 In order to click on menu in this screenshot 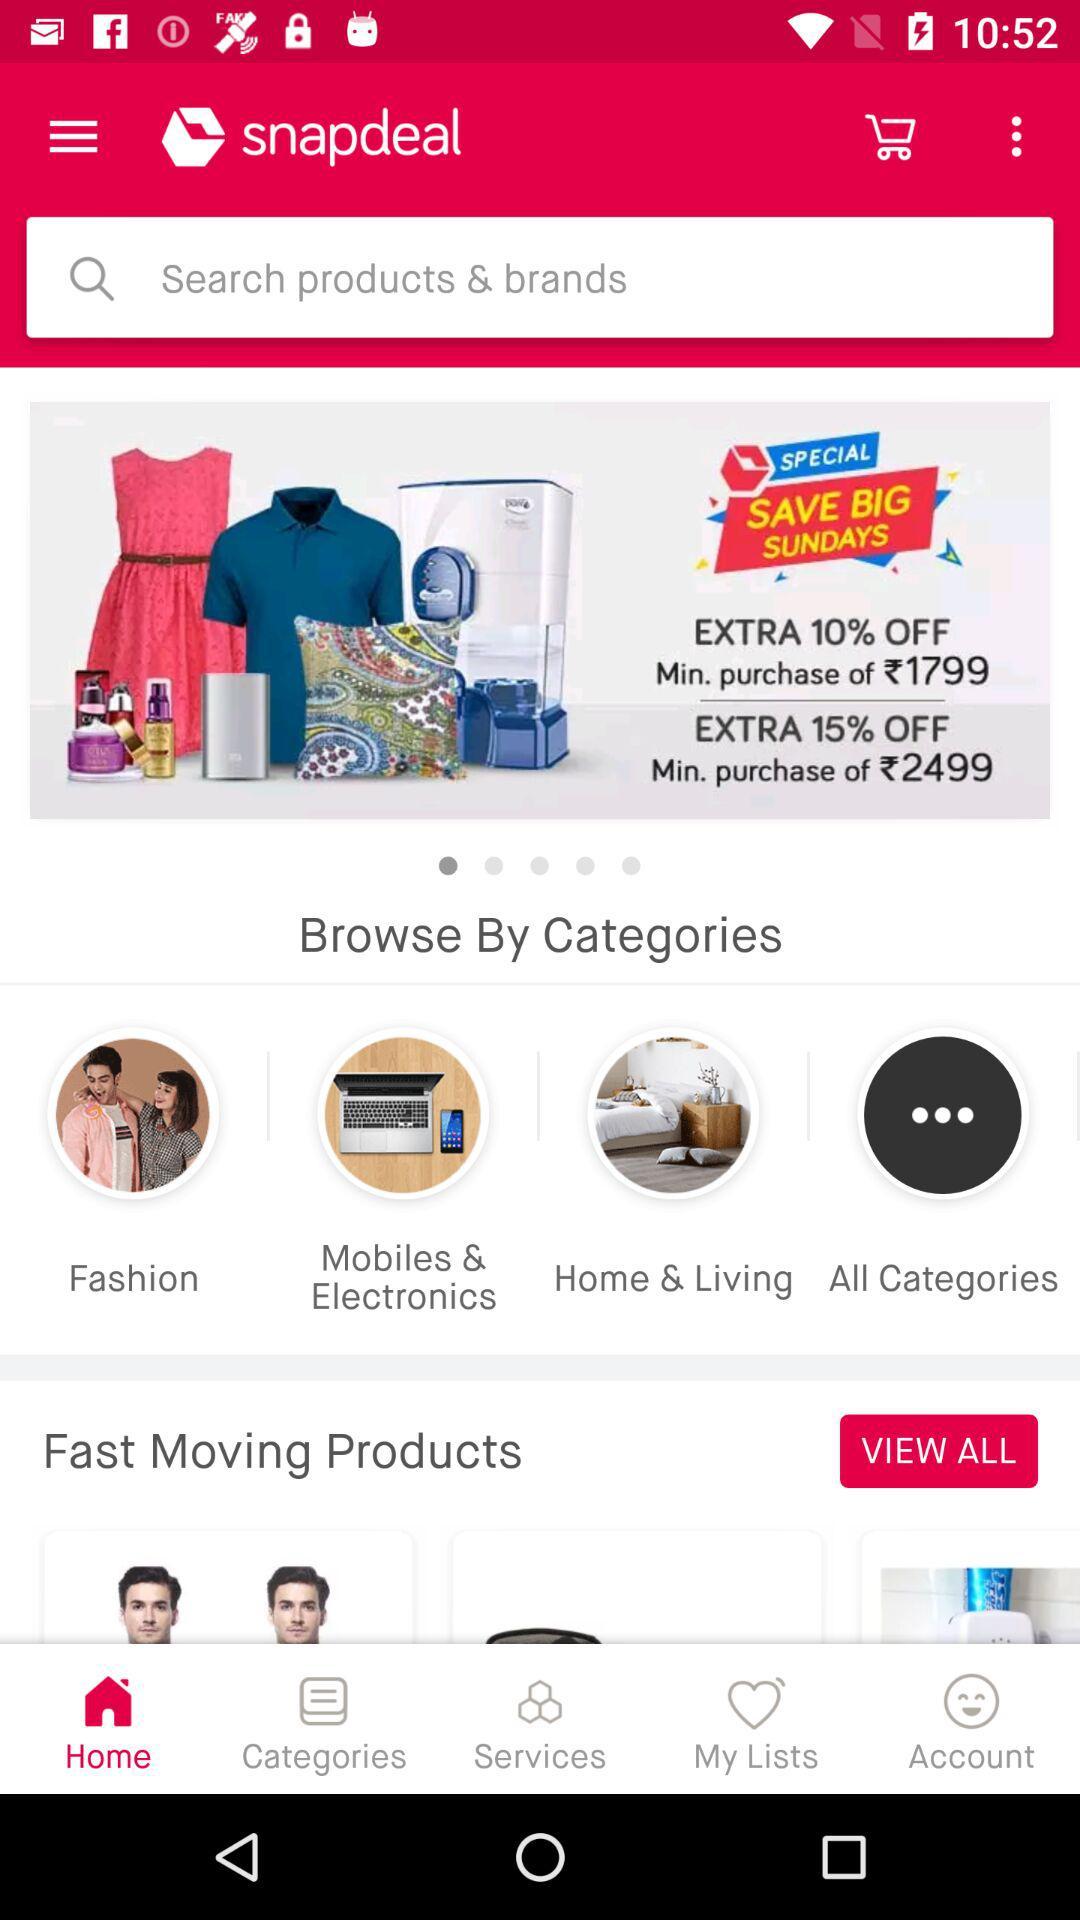, I will do `click(72, 135)`.